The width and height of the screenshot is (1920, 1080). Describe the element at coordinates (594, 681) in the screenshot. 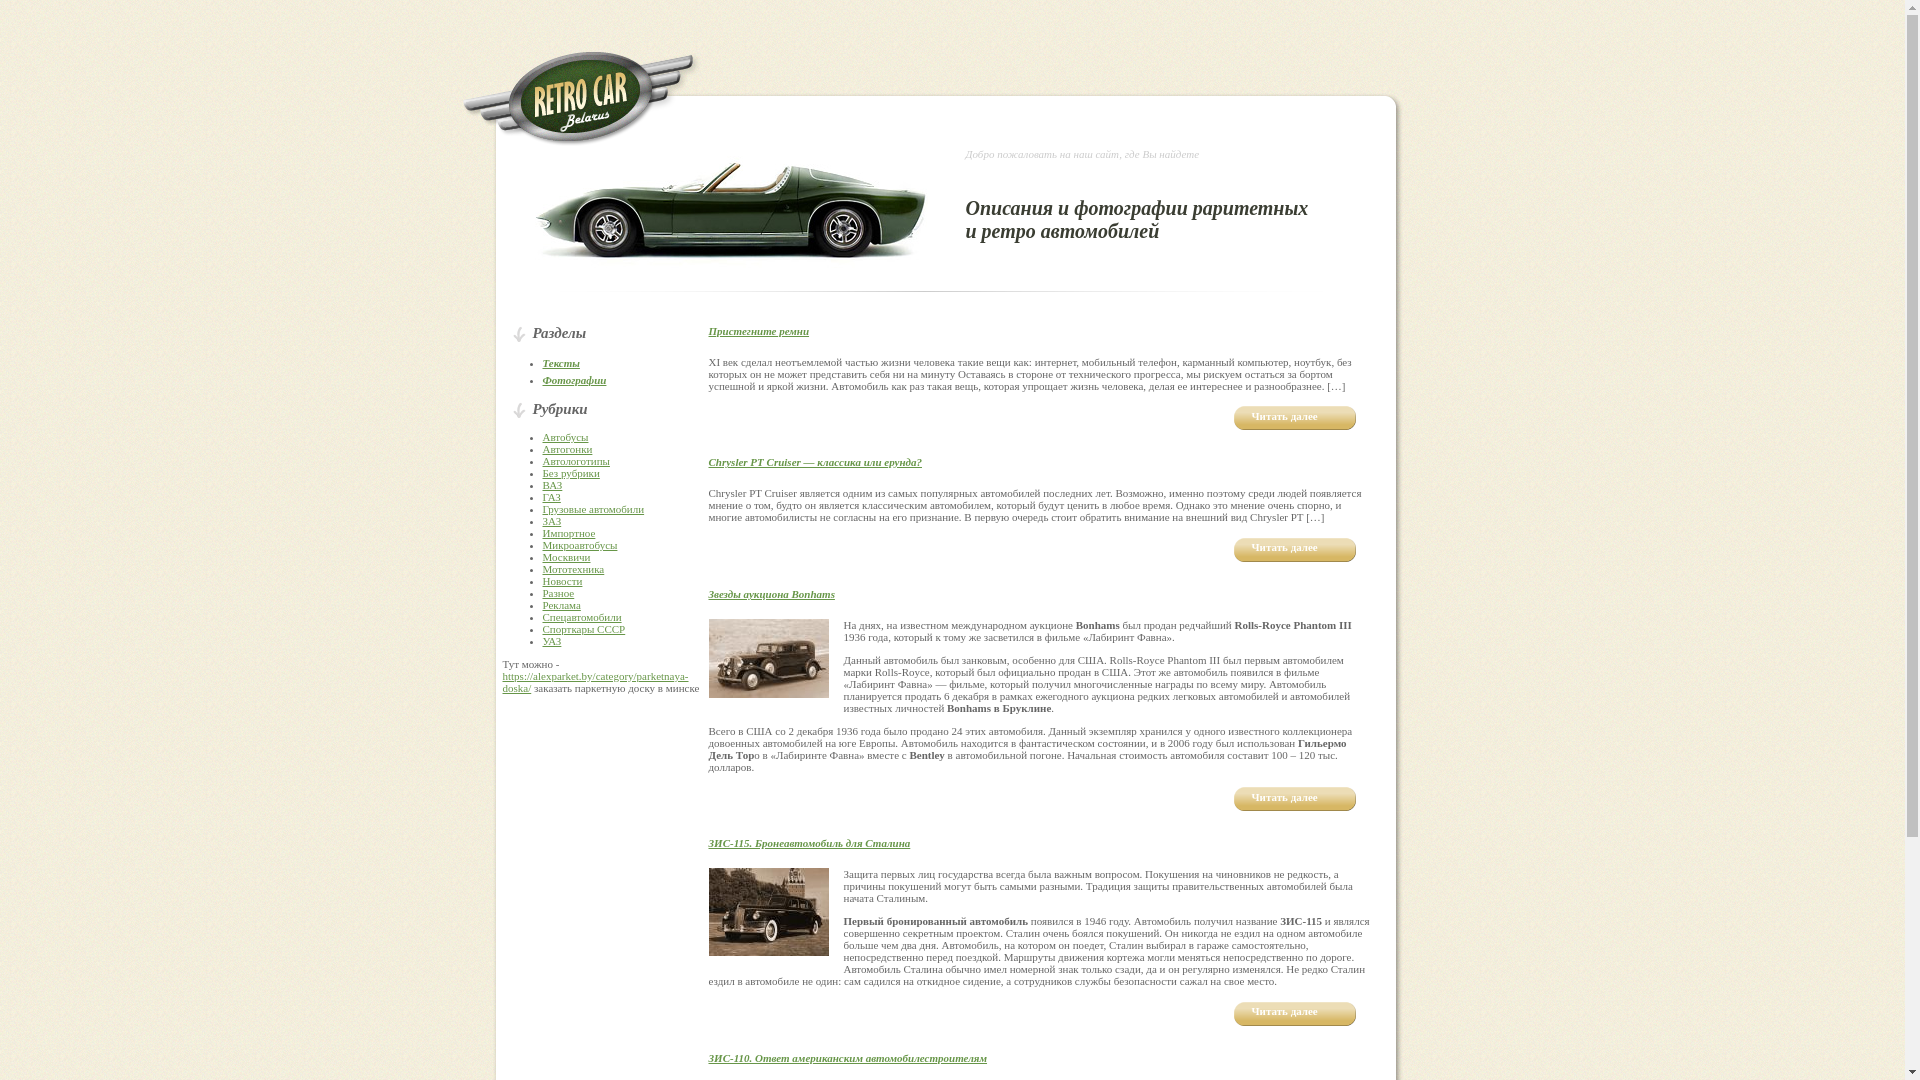

I see `'https://alexparket.by/category/parketnaya-doska/'` at that location.